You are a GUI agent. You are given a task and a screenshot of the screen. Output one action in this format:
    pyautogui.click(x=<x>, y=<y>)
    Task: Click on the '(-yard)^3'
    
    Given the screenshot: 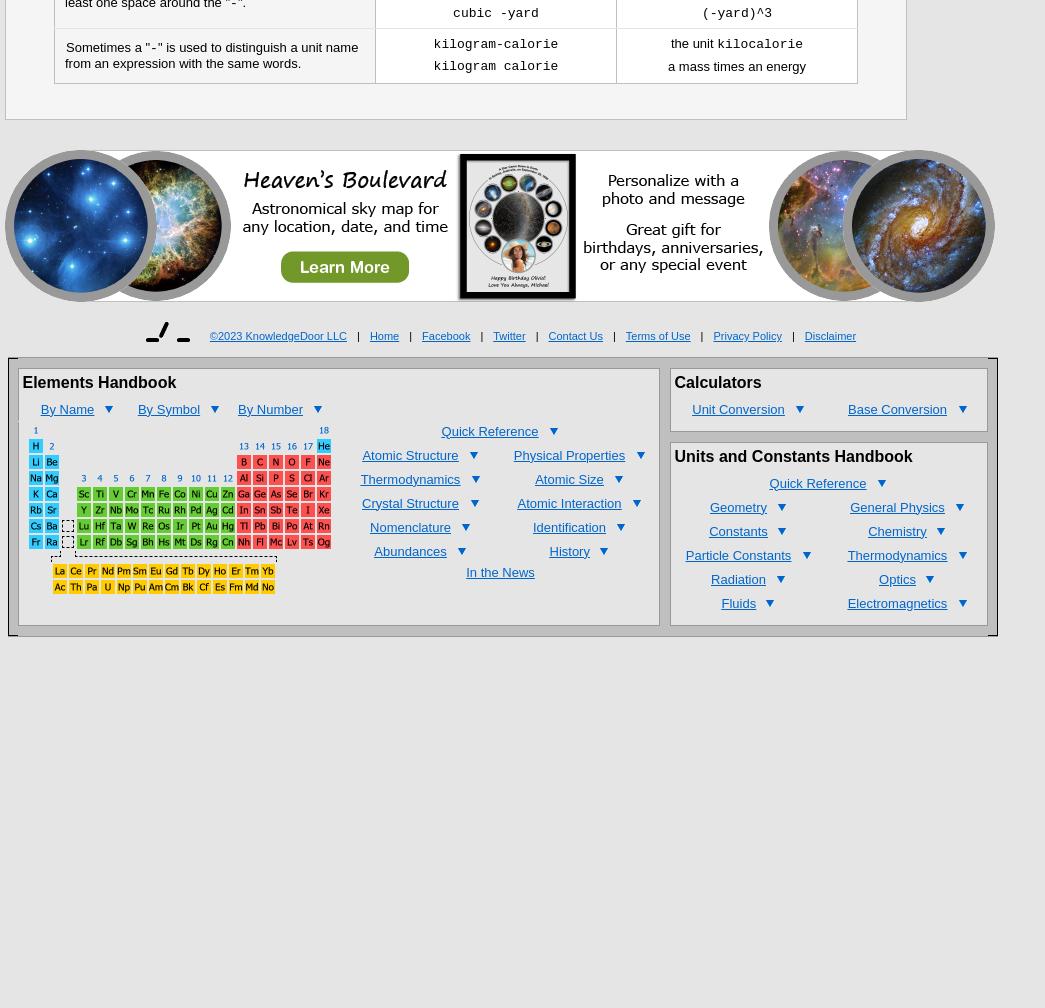 What is the action you would take?
    pyautogui.click(x=735, y=13)
    